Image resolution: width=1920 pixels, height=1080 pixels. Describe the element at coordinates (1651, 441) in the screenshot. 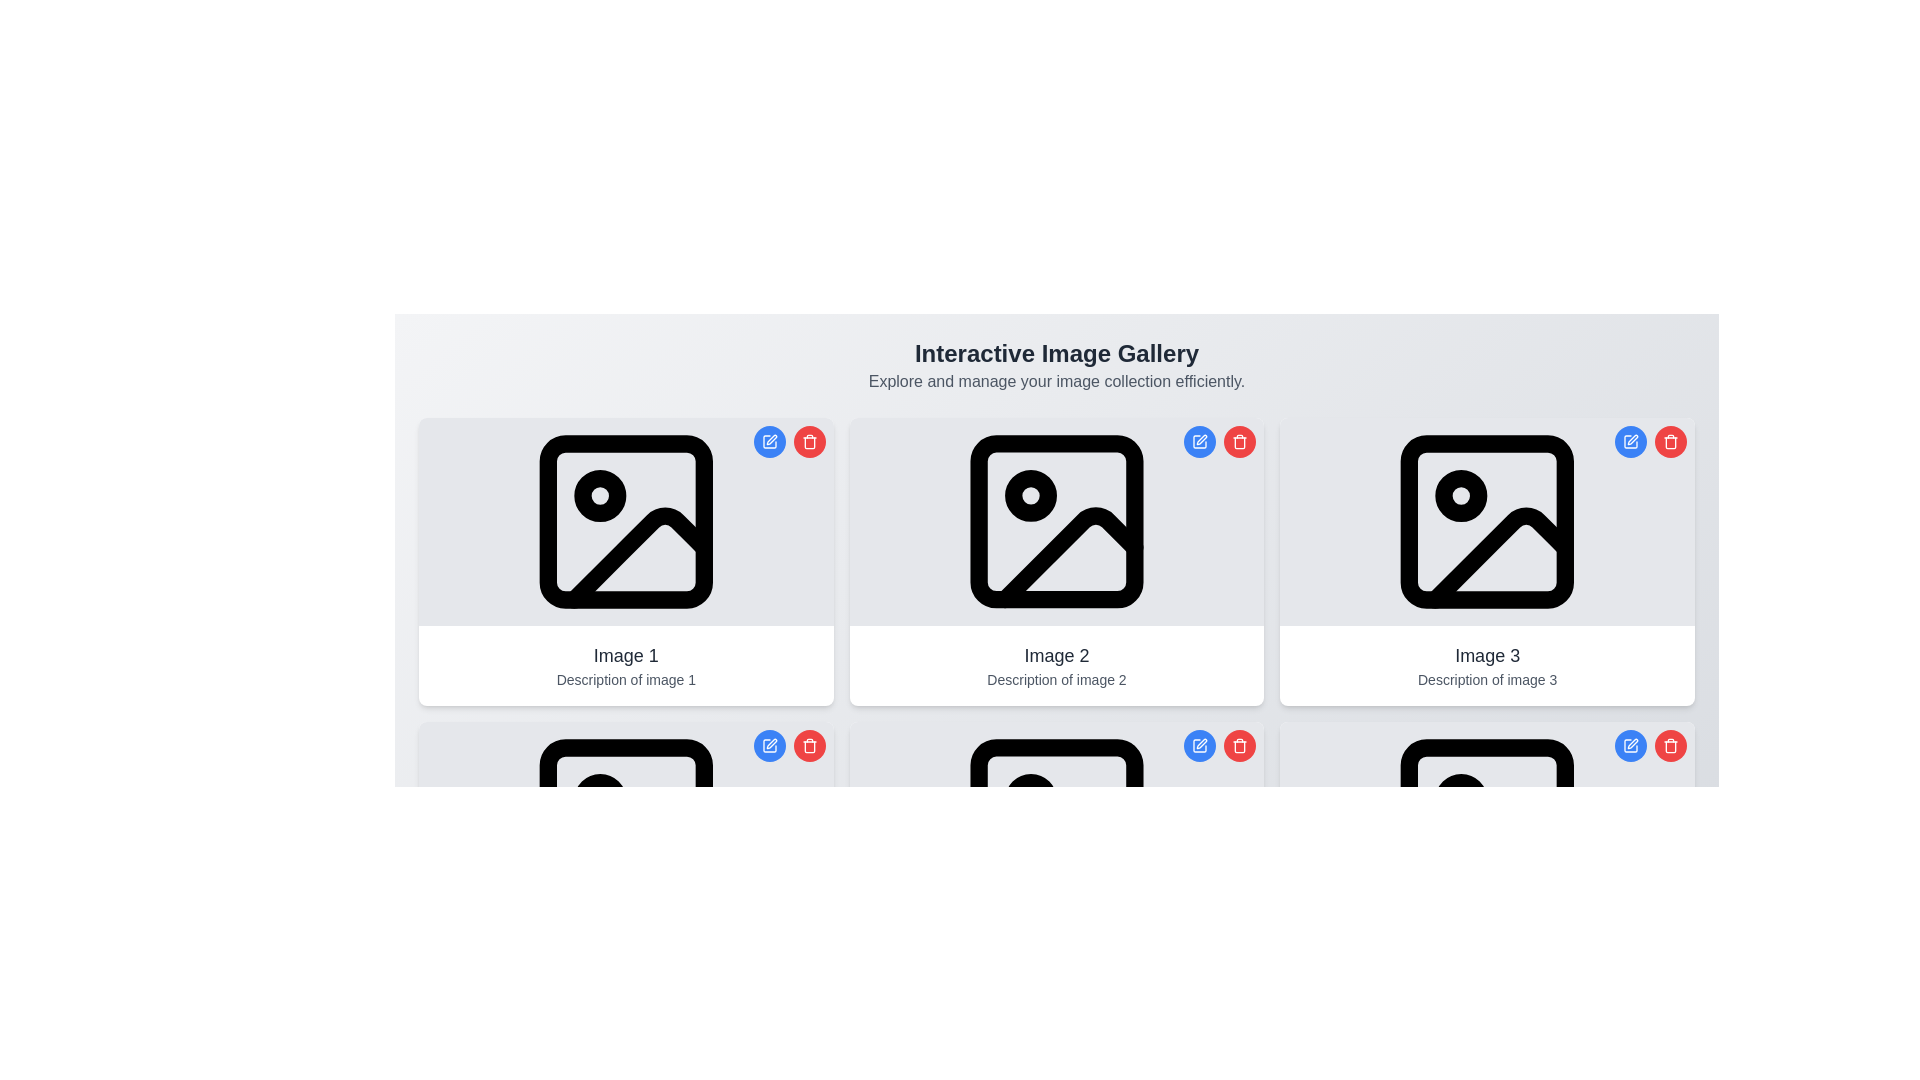

I see `the red button in the top-right corner of the image card labeled 'Image 3'` at that location.